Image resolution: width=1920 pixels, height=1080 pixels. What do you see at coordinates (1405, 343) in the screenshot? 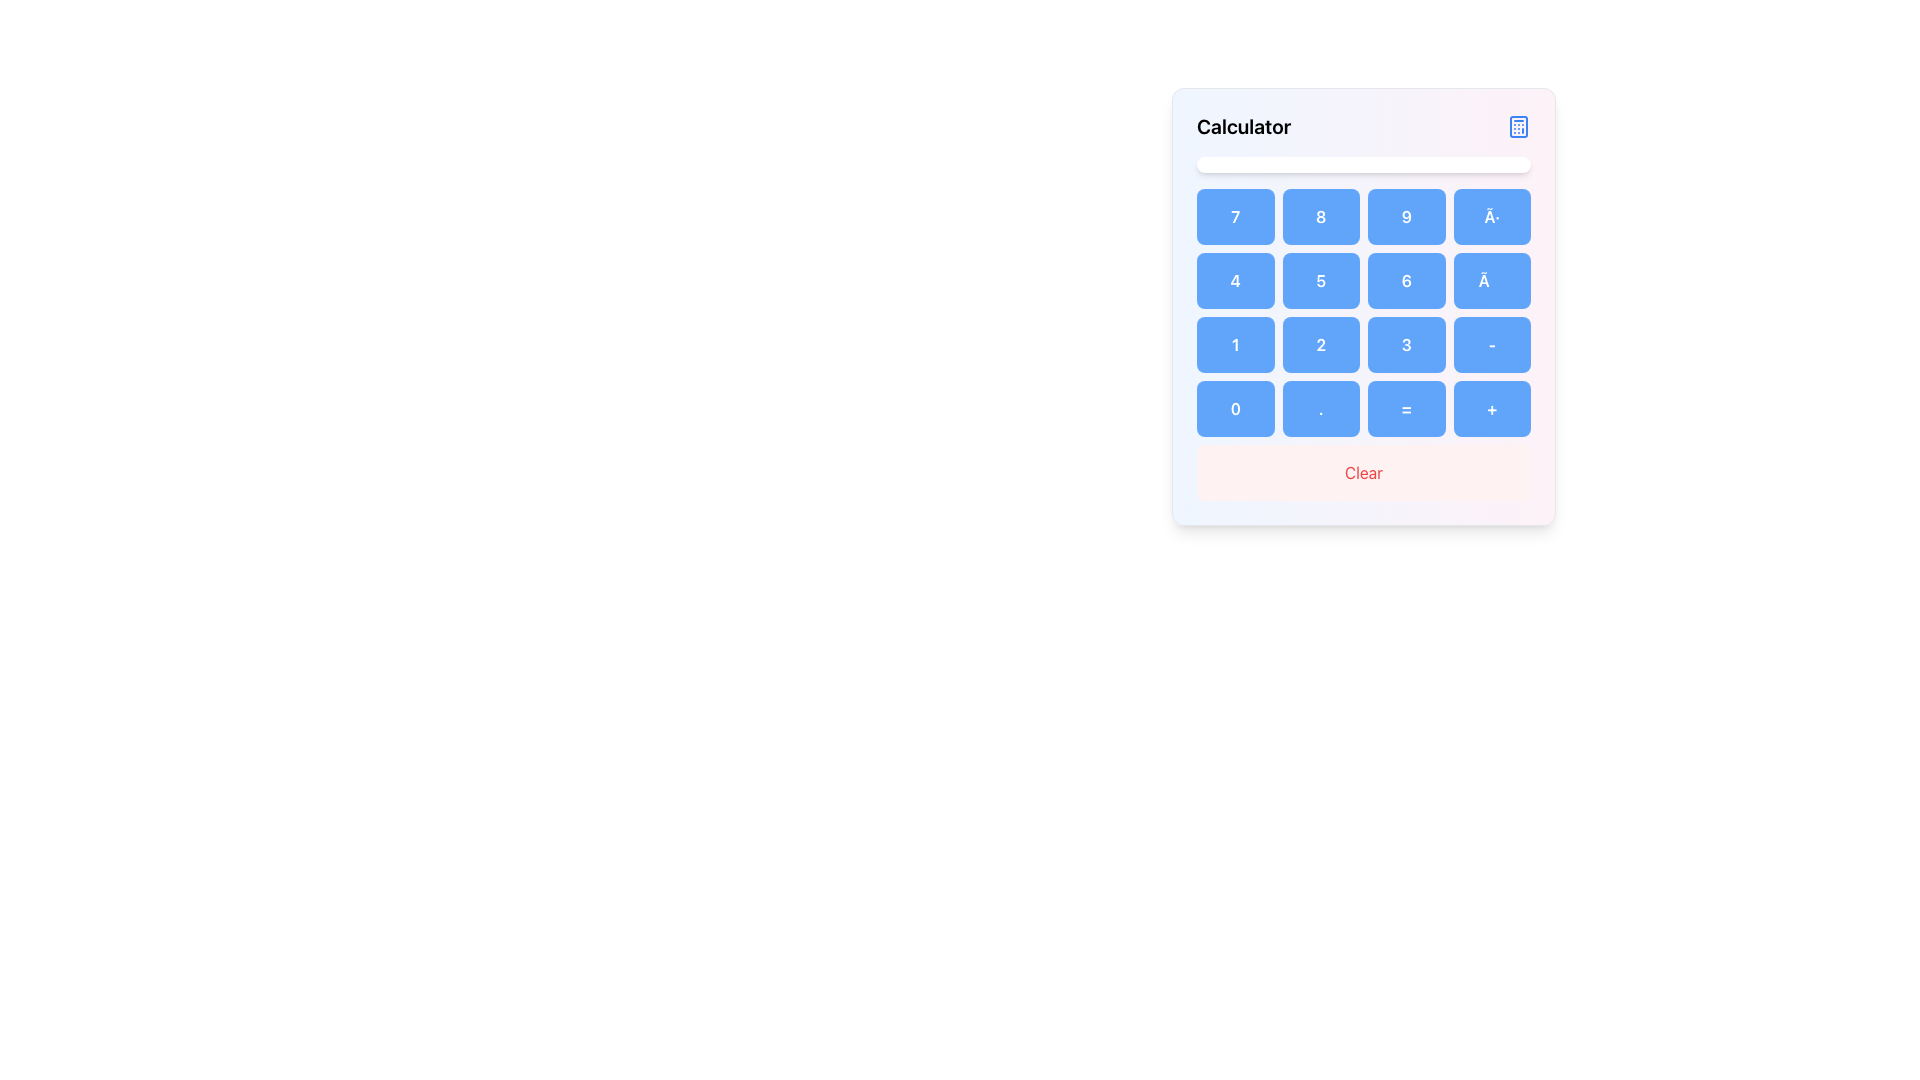
I see `the button representing the numeral '3' located in the third row and third column of the 4x4 grid keypad to input the number 3` at bounding box center [1405, 343].